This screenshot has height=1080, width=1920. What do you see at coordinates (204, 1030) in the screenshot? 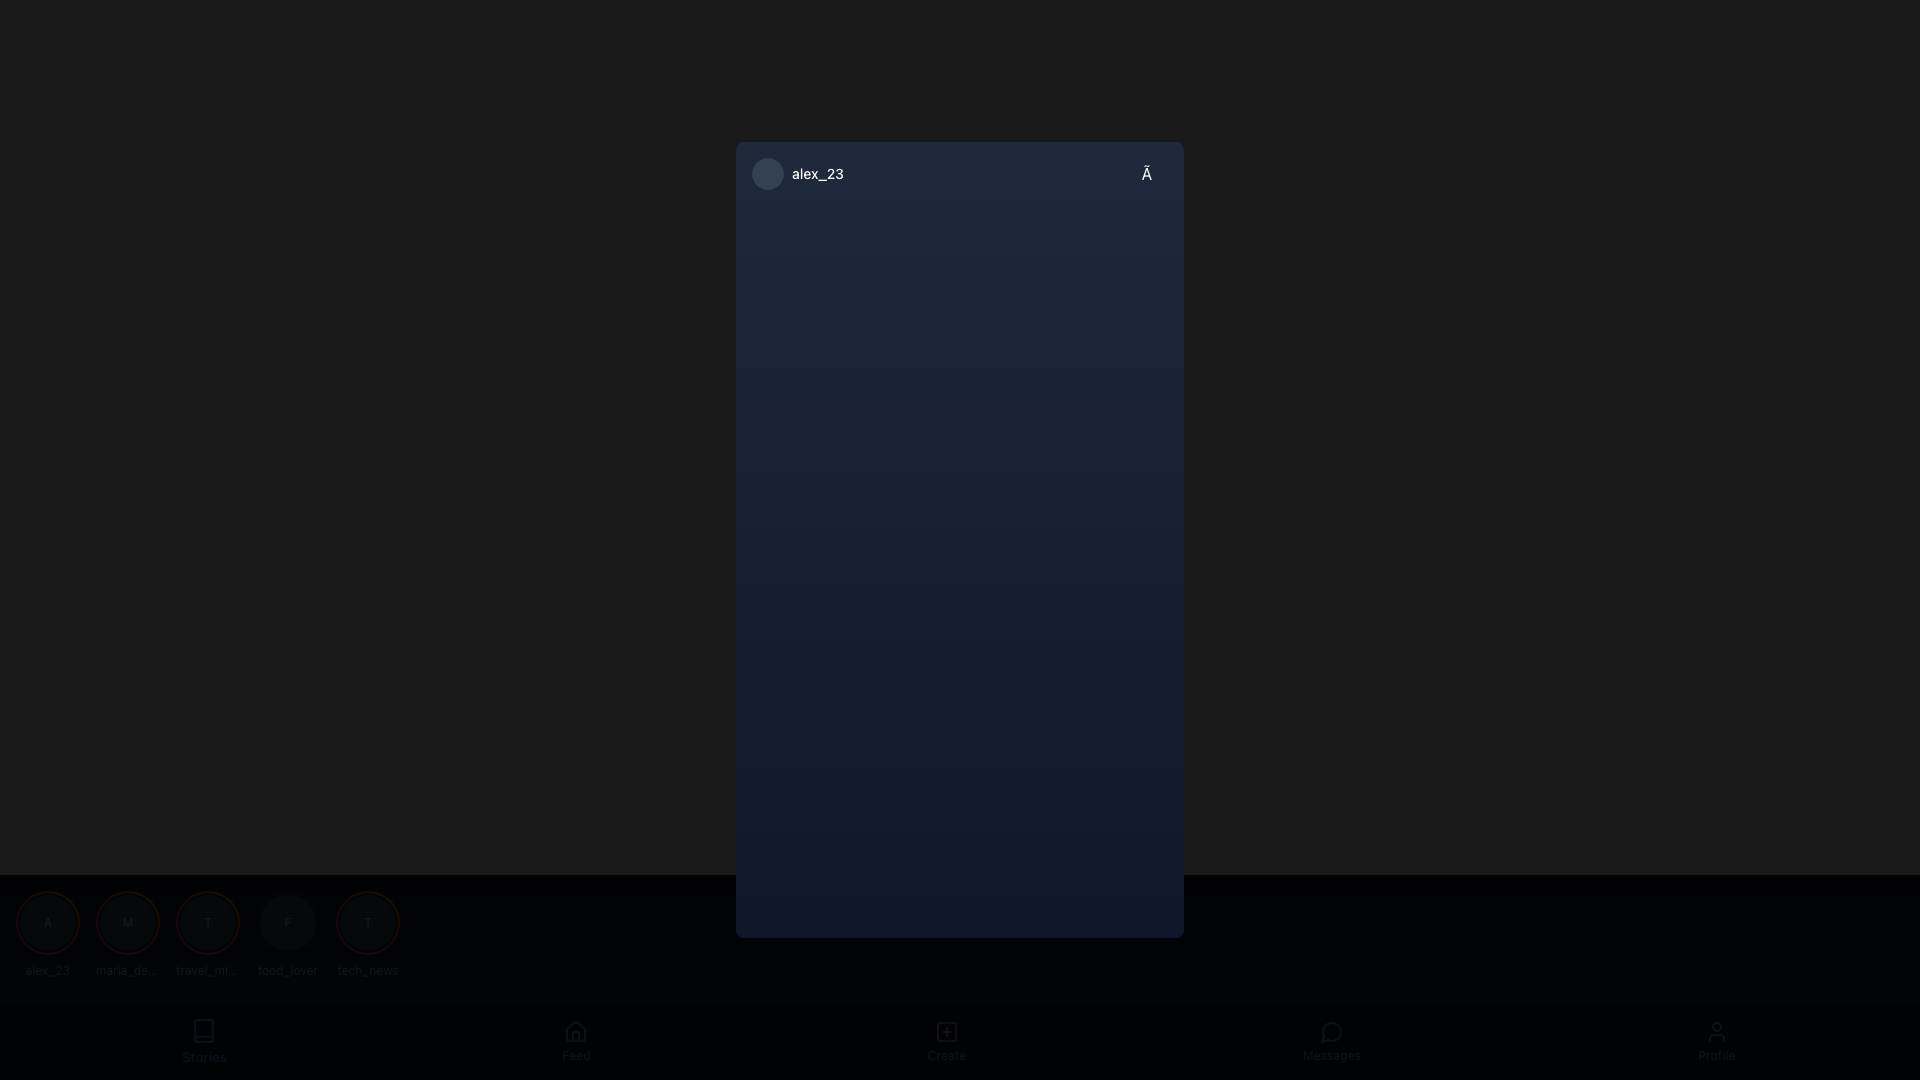
I see `the 'Stories' icon button, which is located in the navigation bar at the bottom of the interface` at bounding box center [204, 1030].